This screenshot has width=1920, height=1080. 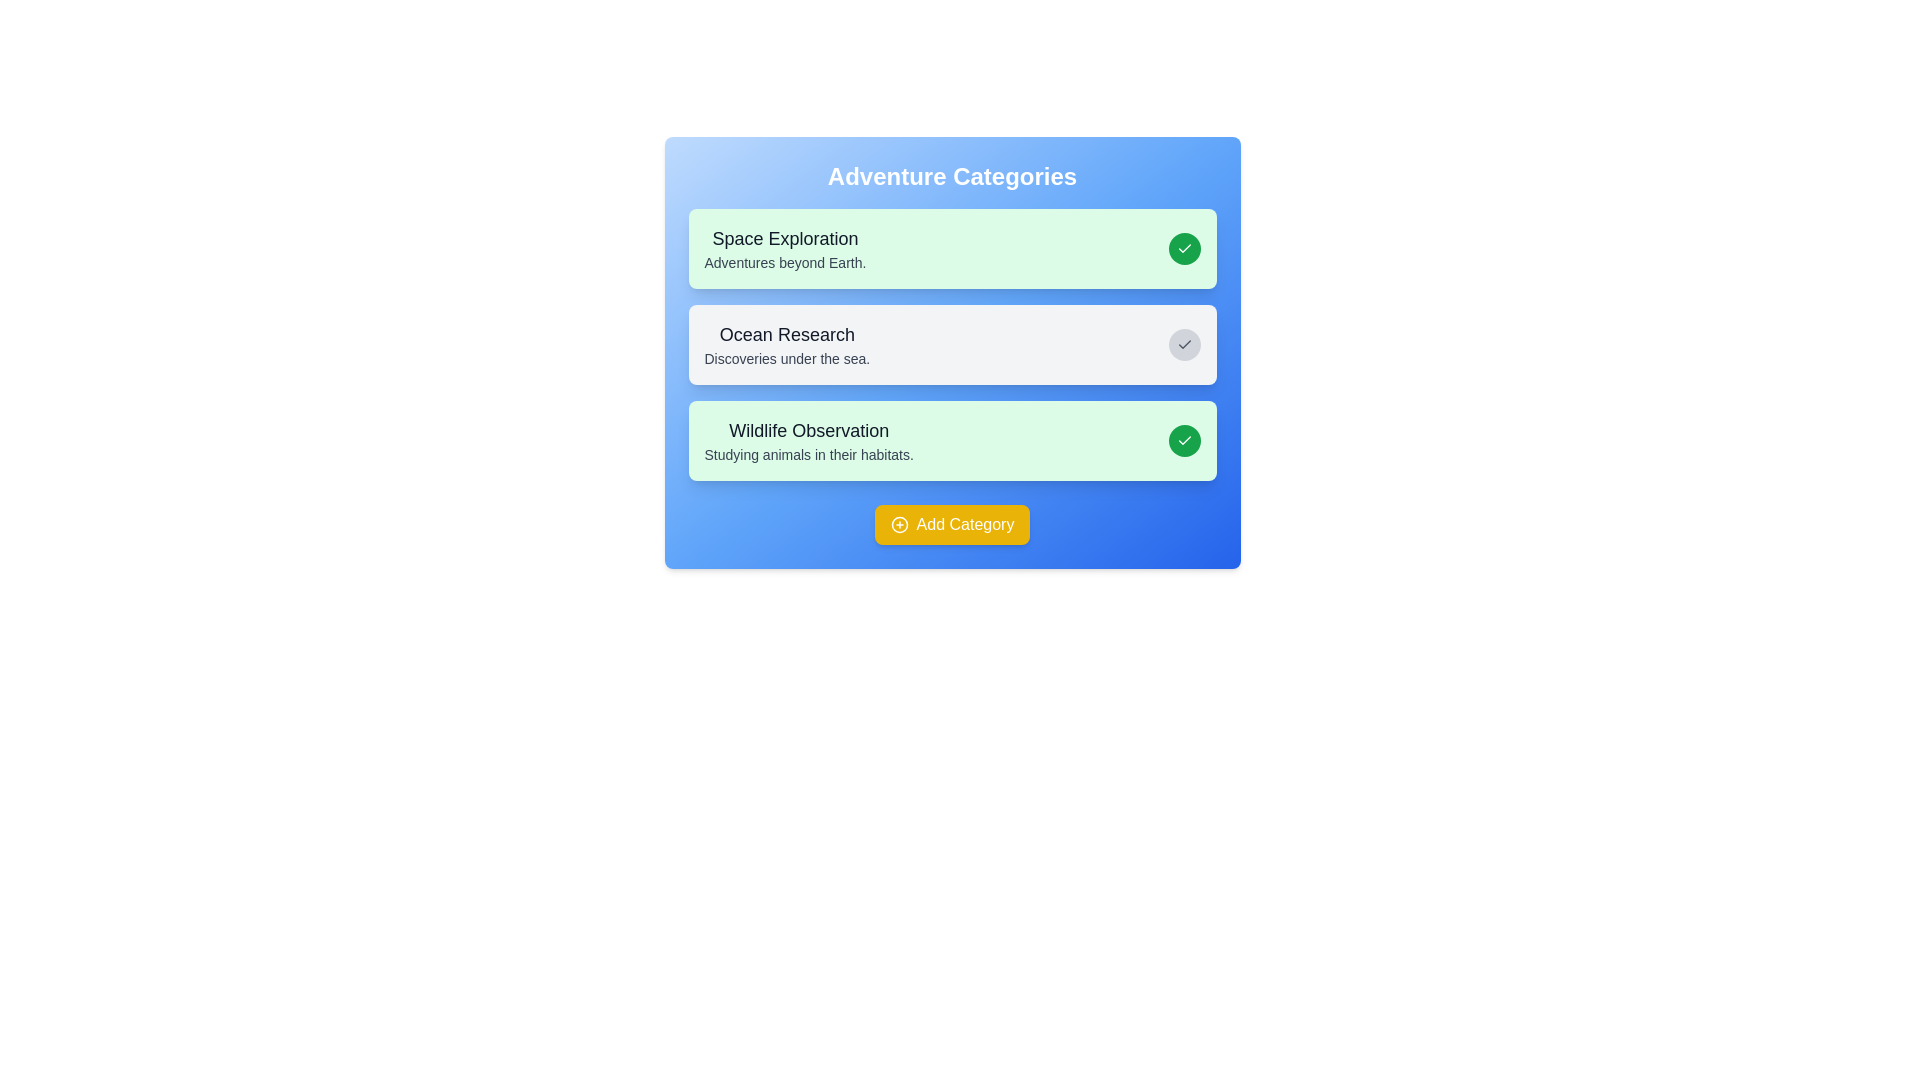 I want to click on the 'Add Category' button to add a new adventure chip, so click(x=951, y=523).